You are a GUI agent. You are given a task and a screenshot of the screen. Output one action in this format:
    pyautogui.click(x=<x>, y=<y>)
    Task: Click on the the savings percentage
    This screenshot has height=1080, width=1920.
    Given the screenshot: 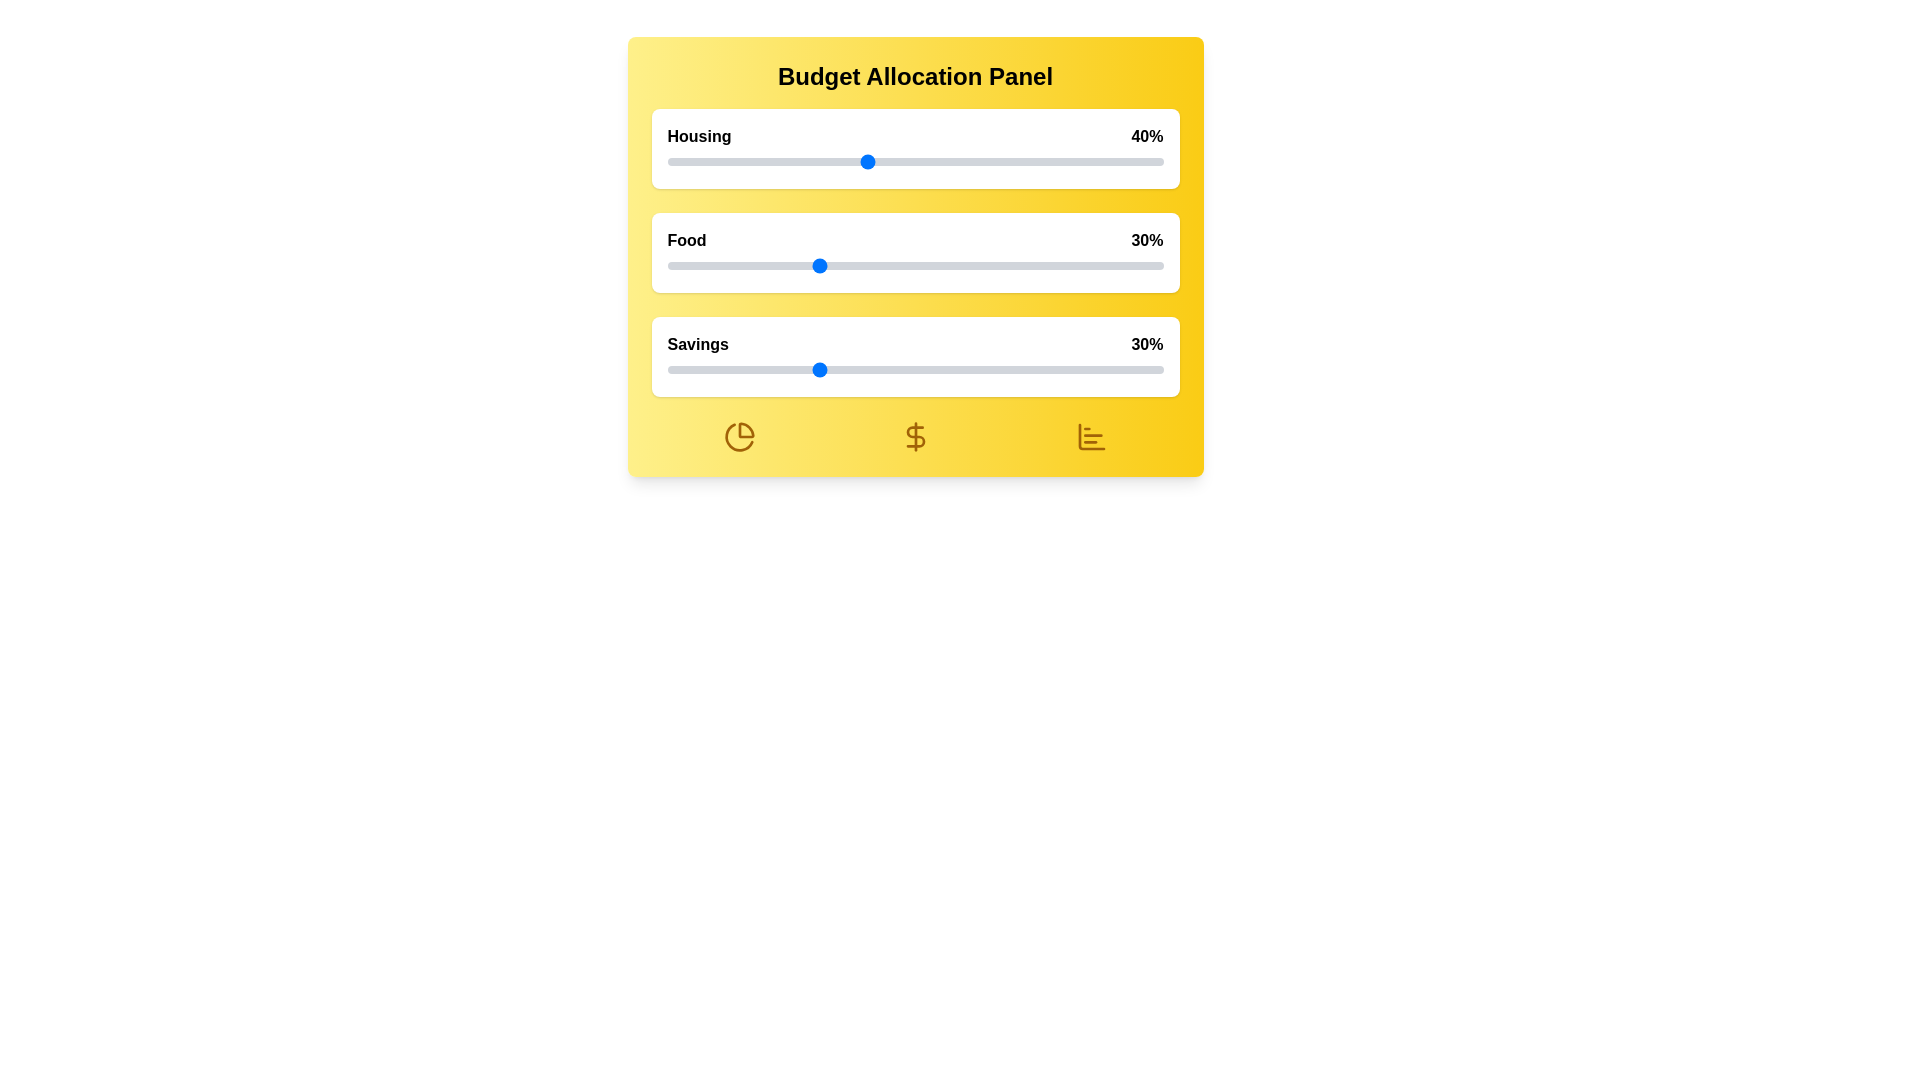 What is the action you would take?
    pyautogui.click(x=929, y=370)
    